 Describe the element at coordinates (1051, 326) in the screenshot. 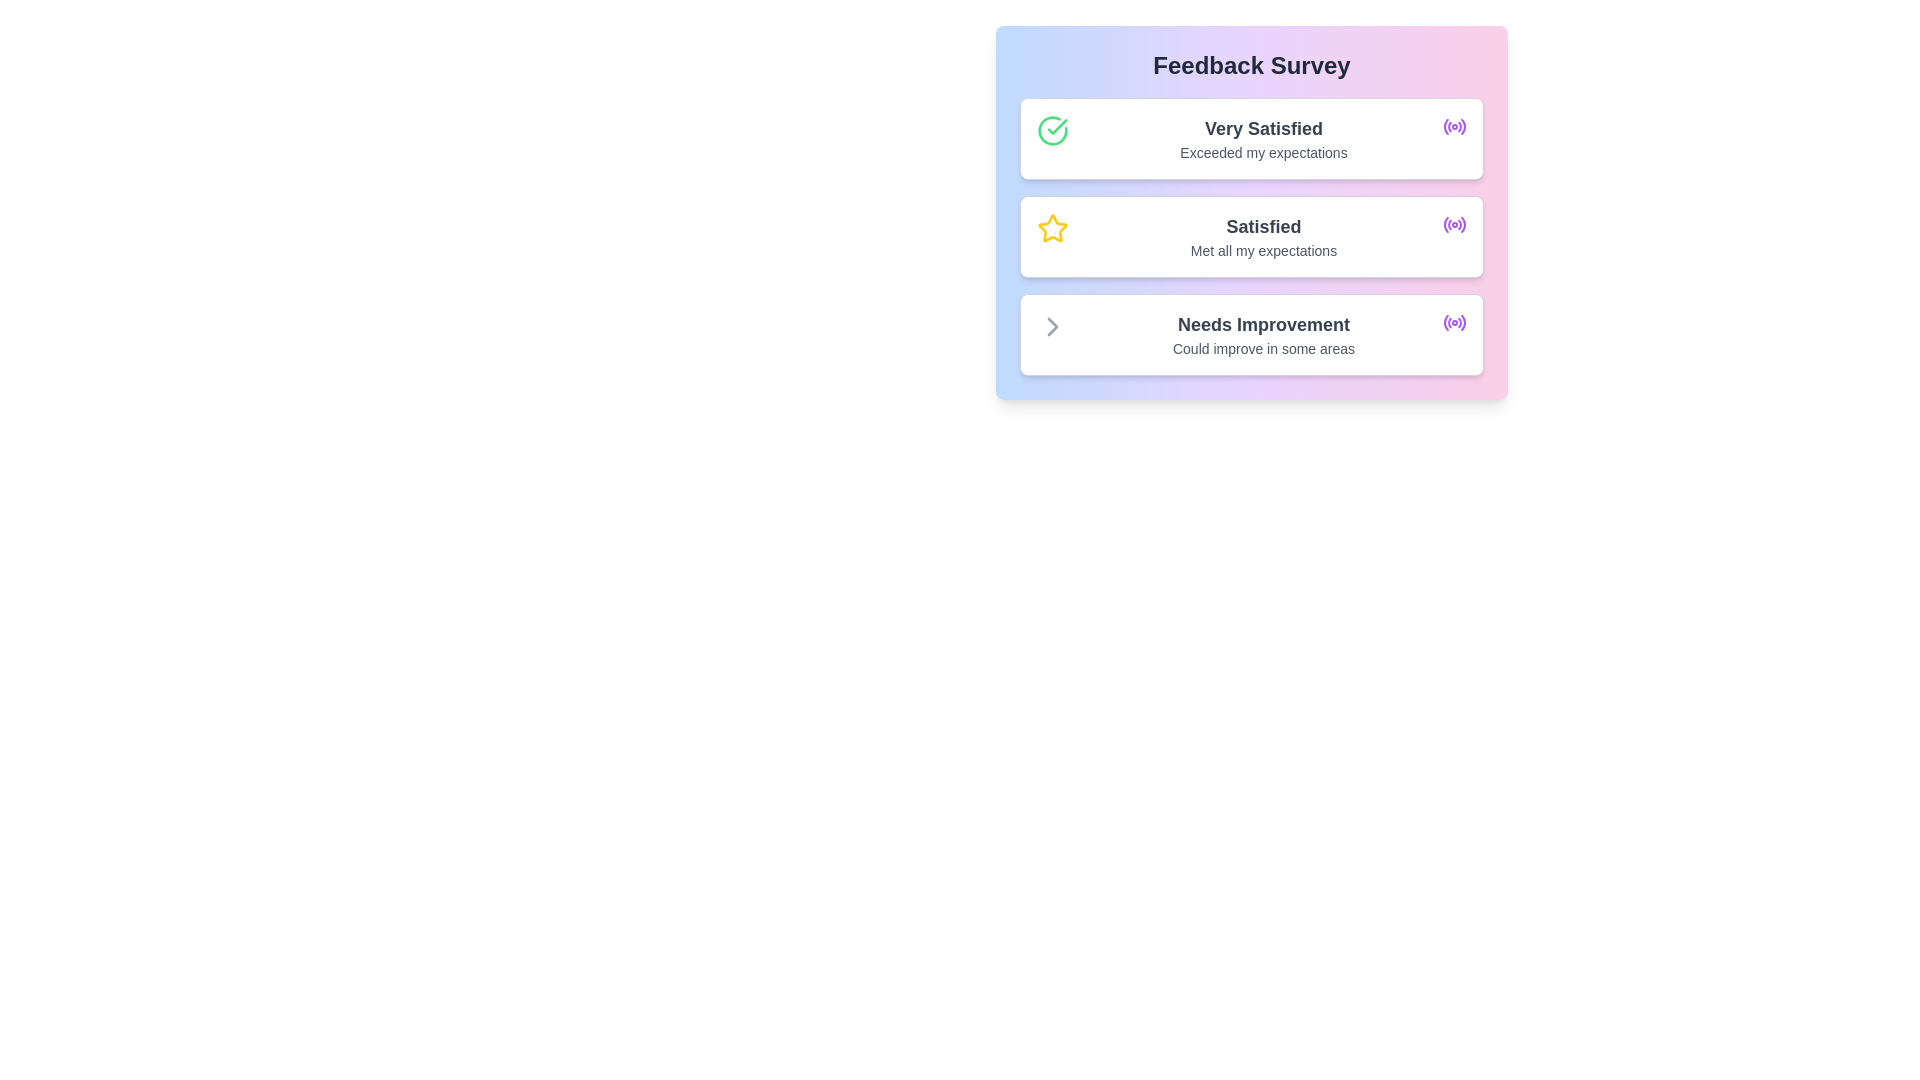

I see `the small right-facing gray chevron icon located in the lower left corner of the 'Needs Improvement' card in the feedback survey interface` at that location.